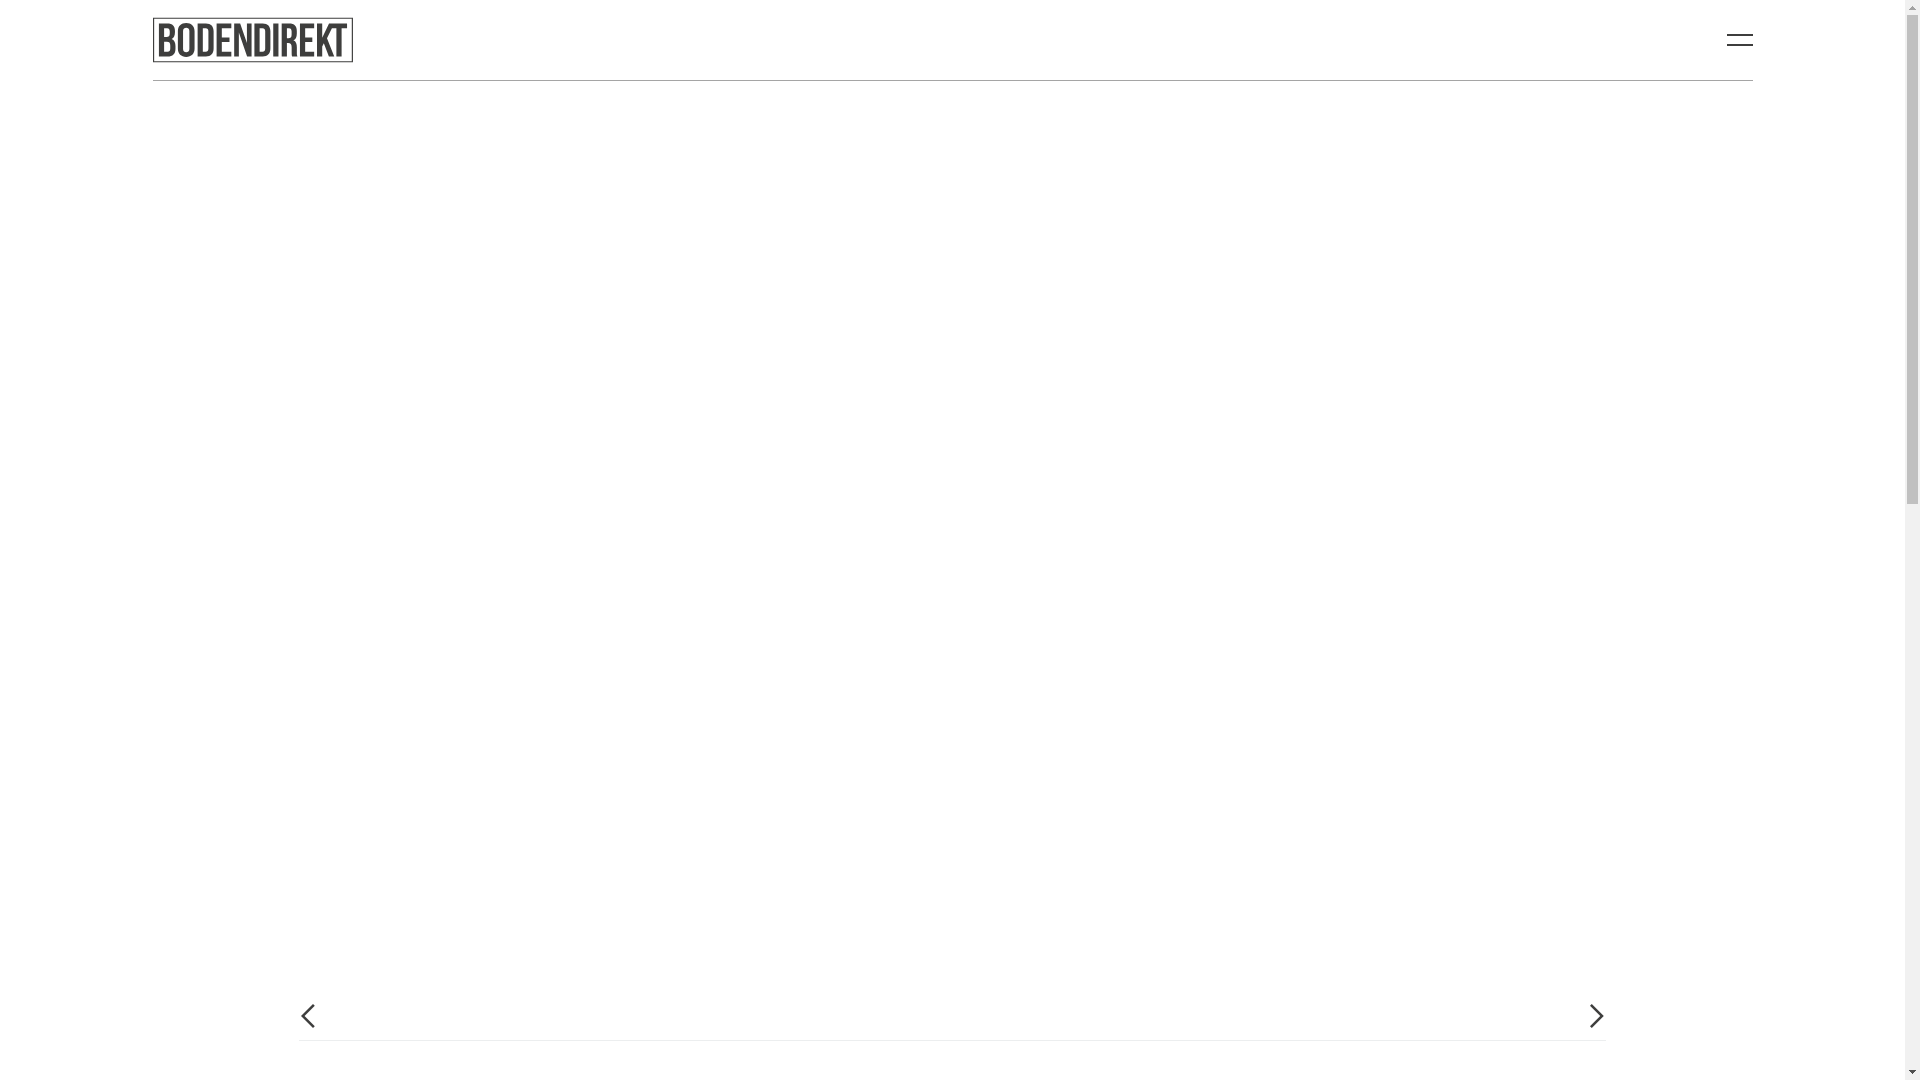 The image size is (1920, 1080). Describe the element at coordinates (1738, 39) in the screenshot. I see `'Kategorie-Navigation anzeigen'` at that location.